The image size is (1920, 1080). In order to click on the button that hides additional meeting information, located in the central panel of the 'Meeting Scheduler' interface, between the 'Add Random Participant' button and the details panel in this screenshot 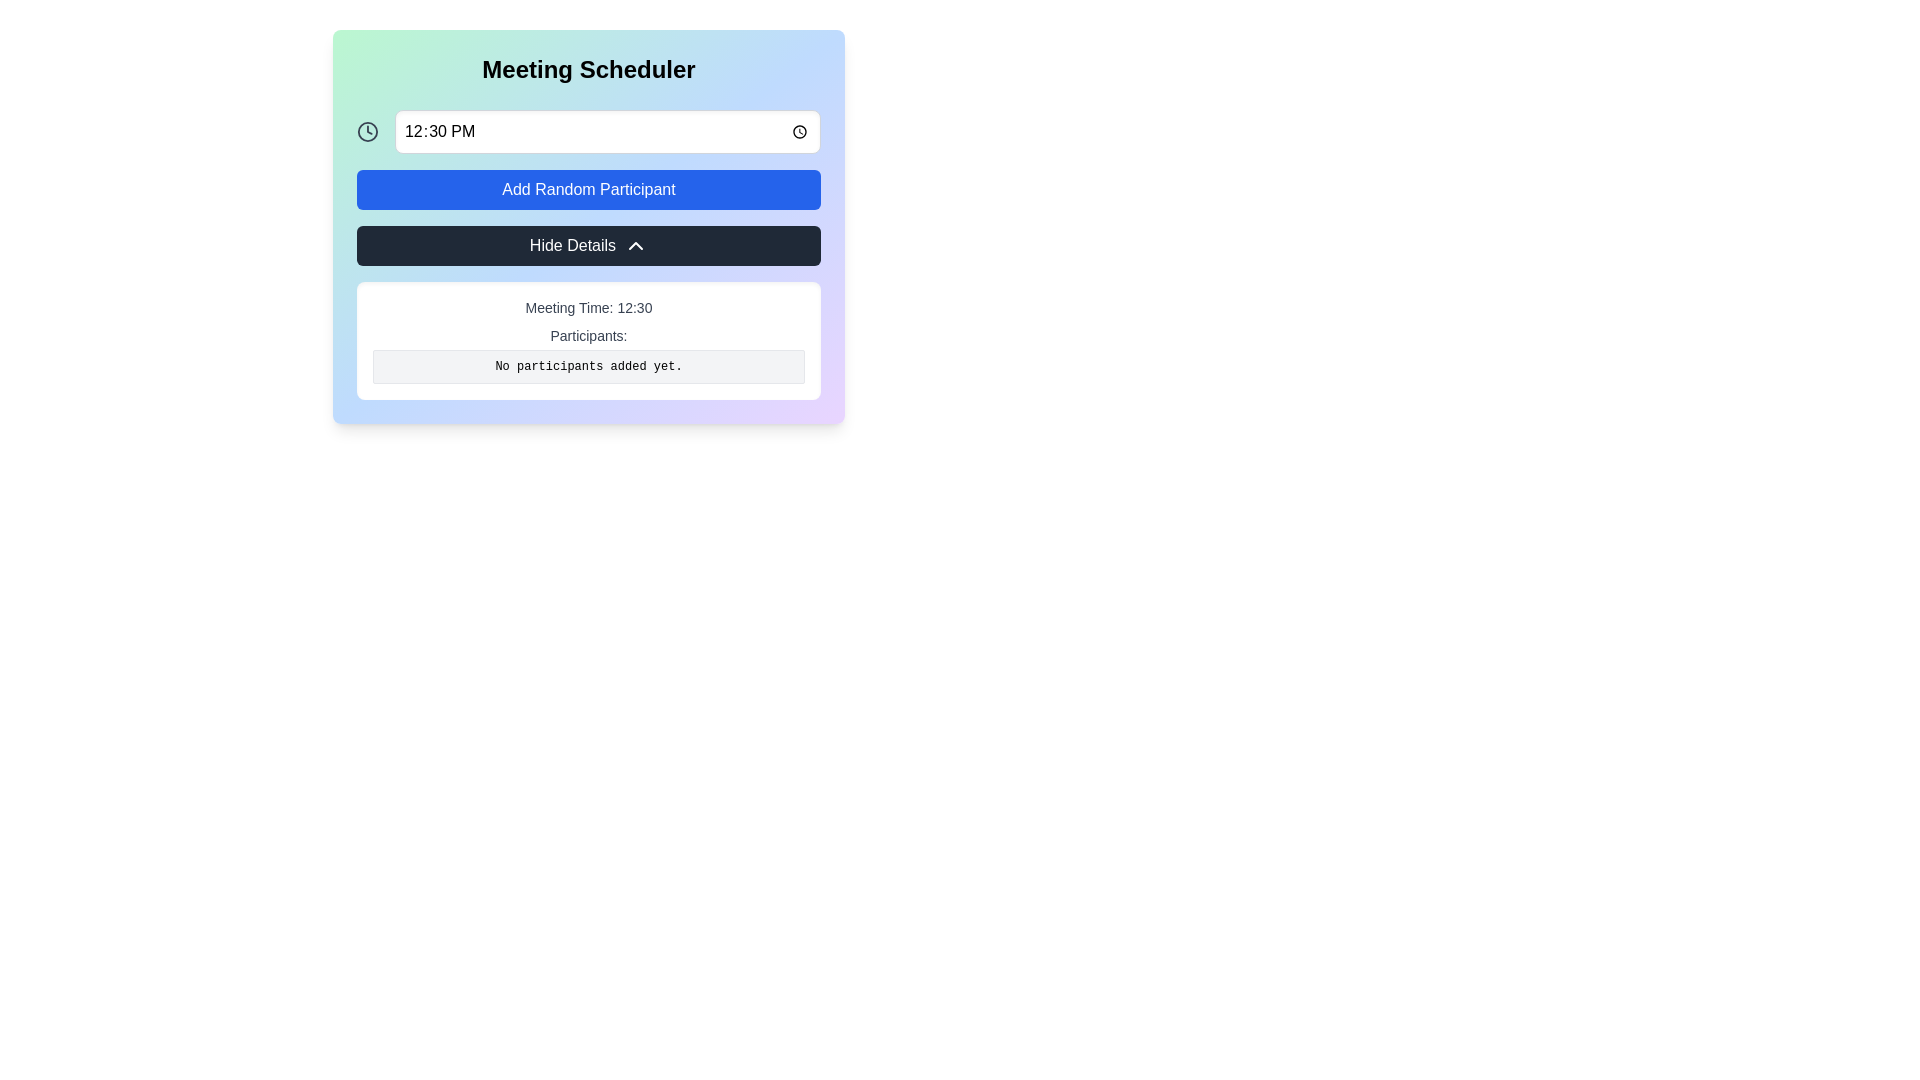, I will do `click(588, 226)`.